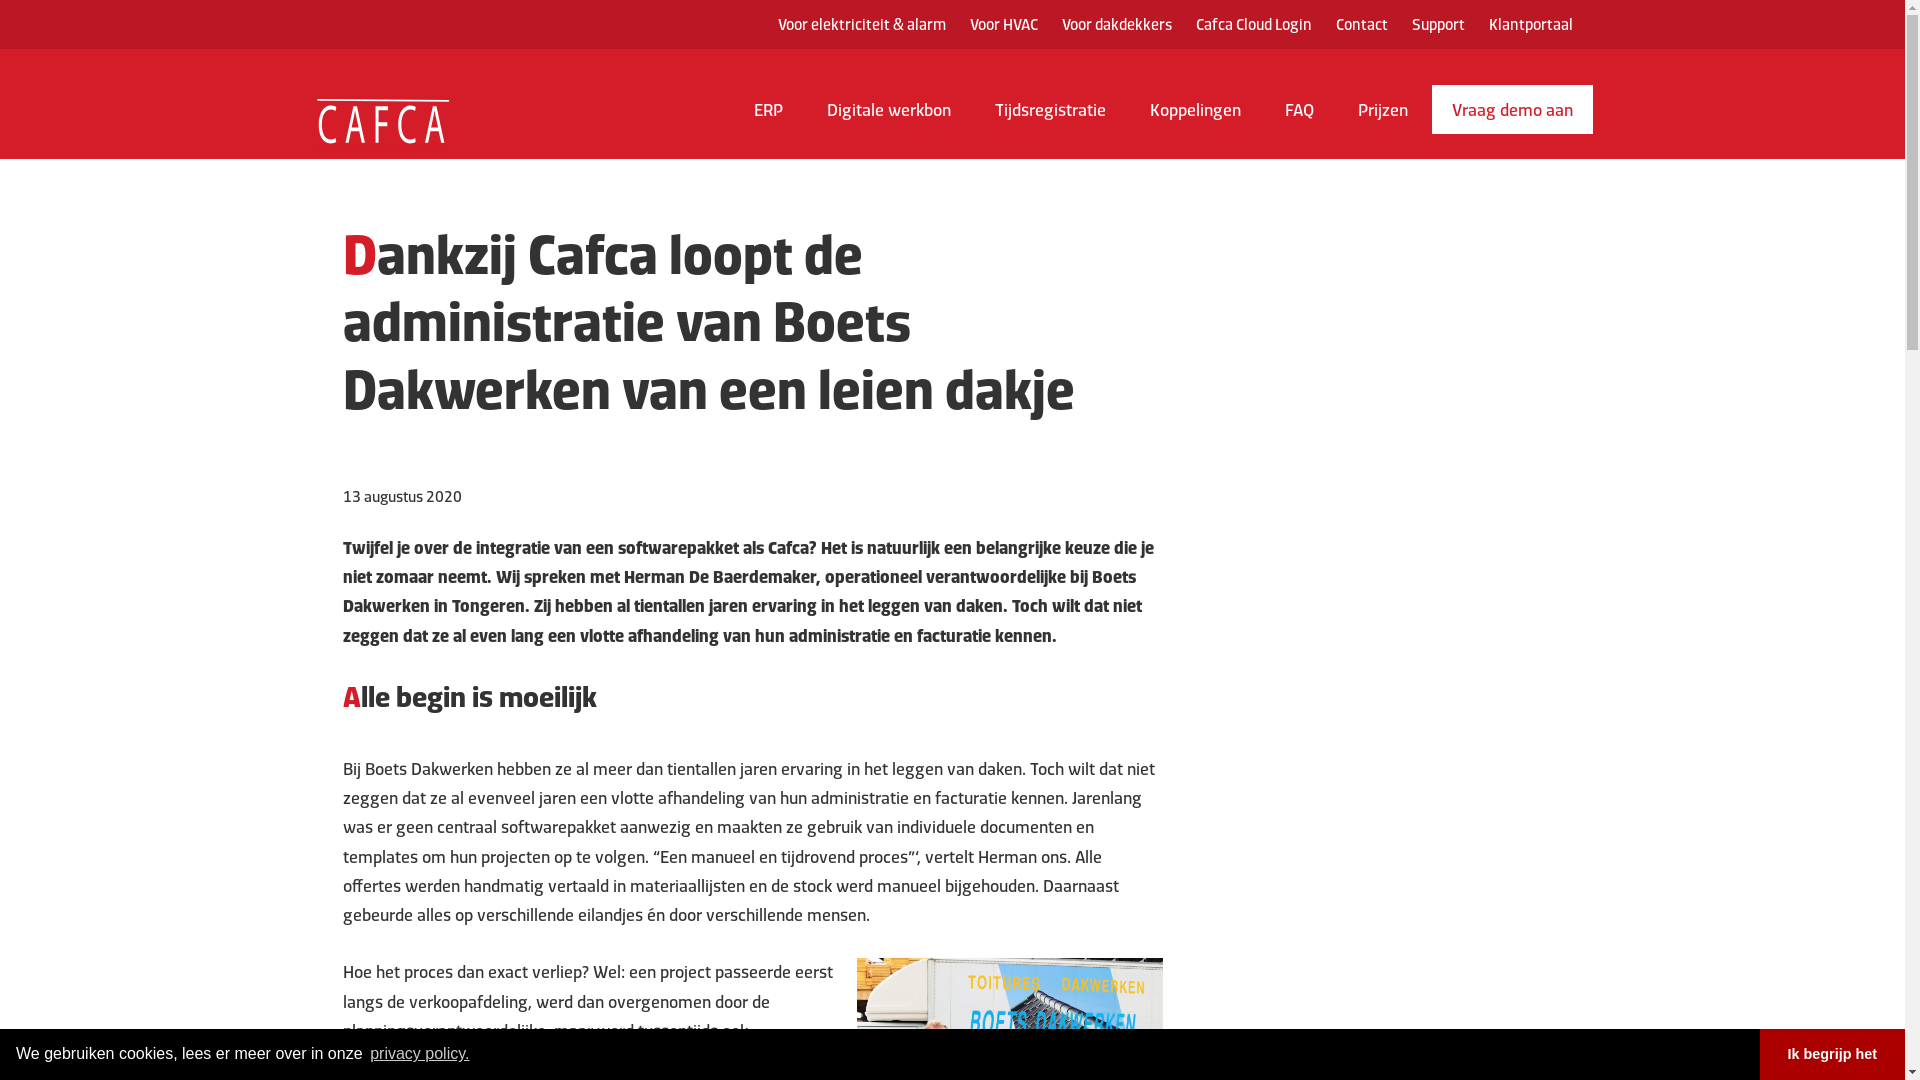 The width and height of the screenshot is (1920, 1080). What do you see at coordinates (1437, 24) in the screenshot?
I see `'Support'` at bounding box center [1437, 24].